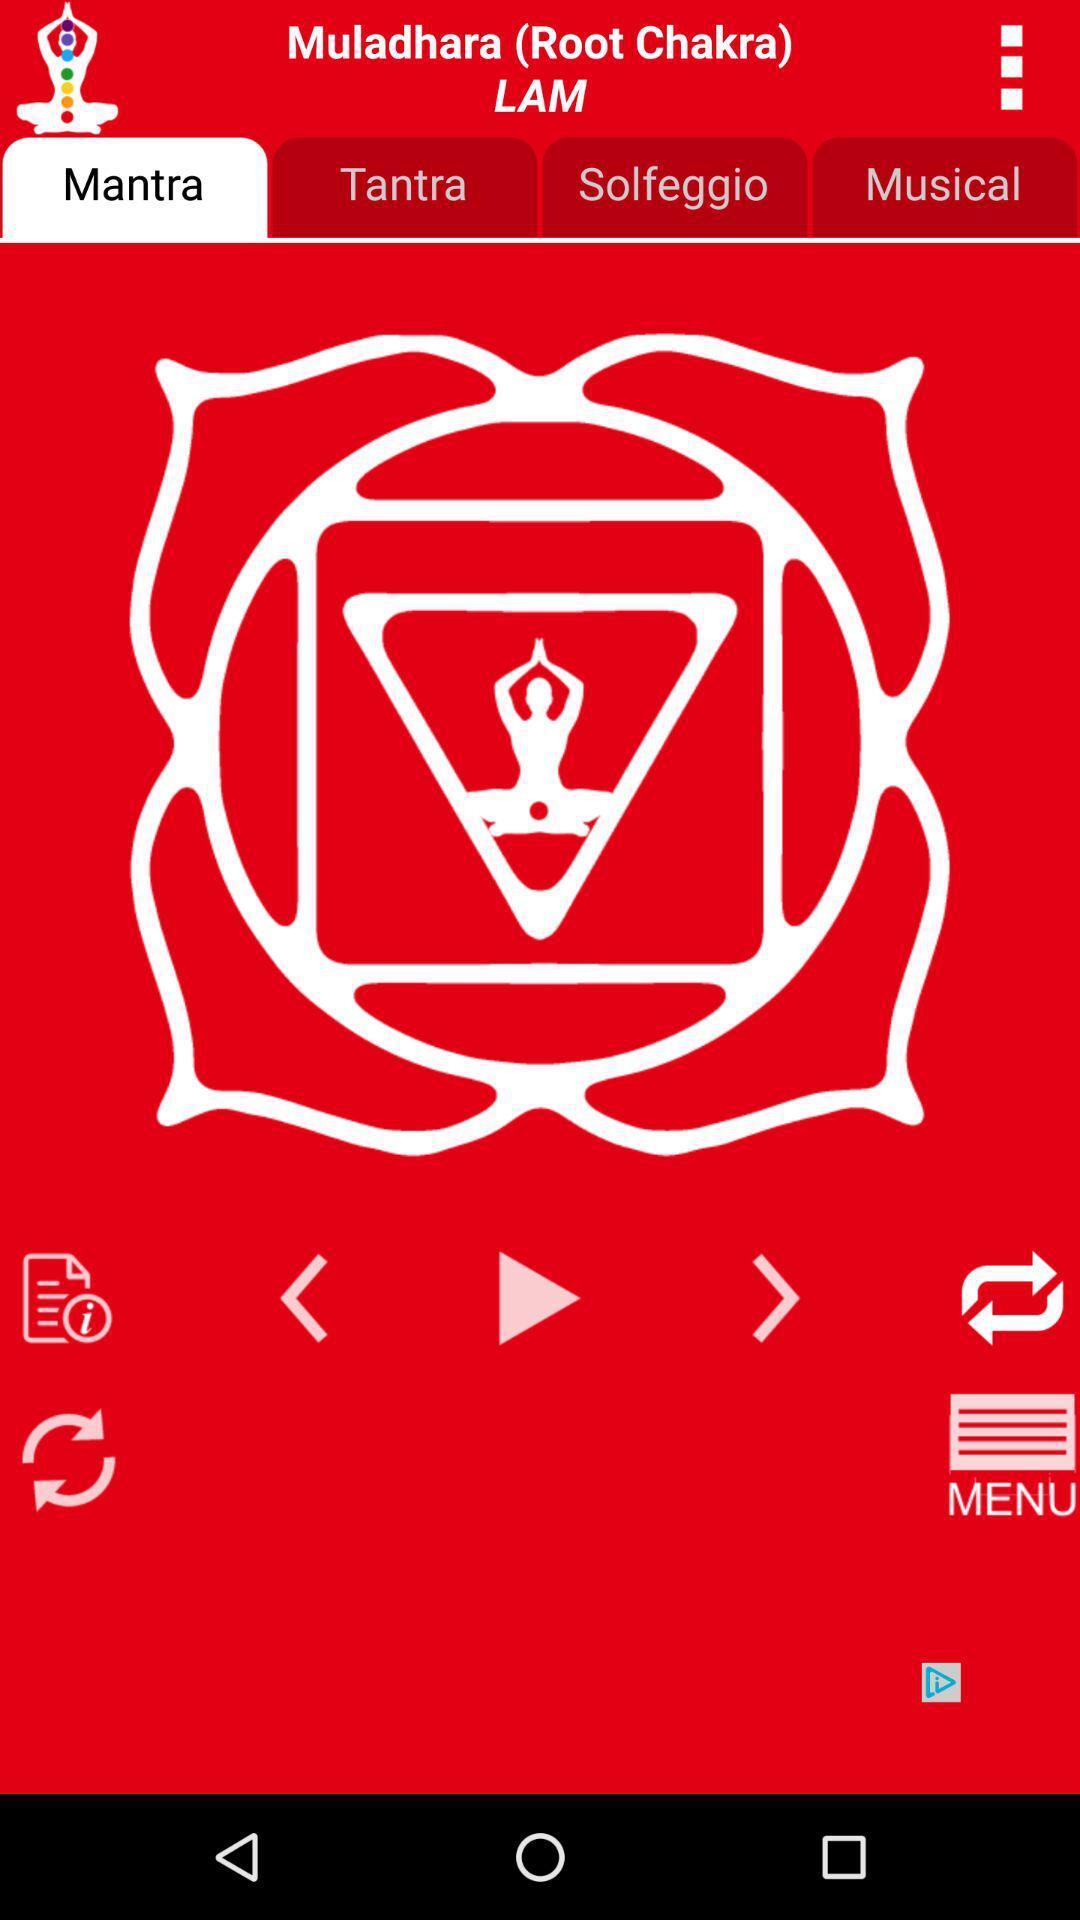 Image resolution: width=1080 pixels, height=1920 pixels. I want to click on the refresh icon, so click(66, 1561).